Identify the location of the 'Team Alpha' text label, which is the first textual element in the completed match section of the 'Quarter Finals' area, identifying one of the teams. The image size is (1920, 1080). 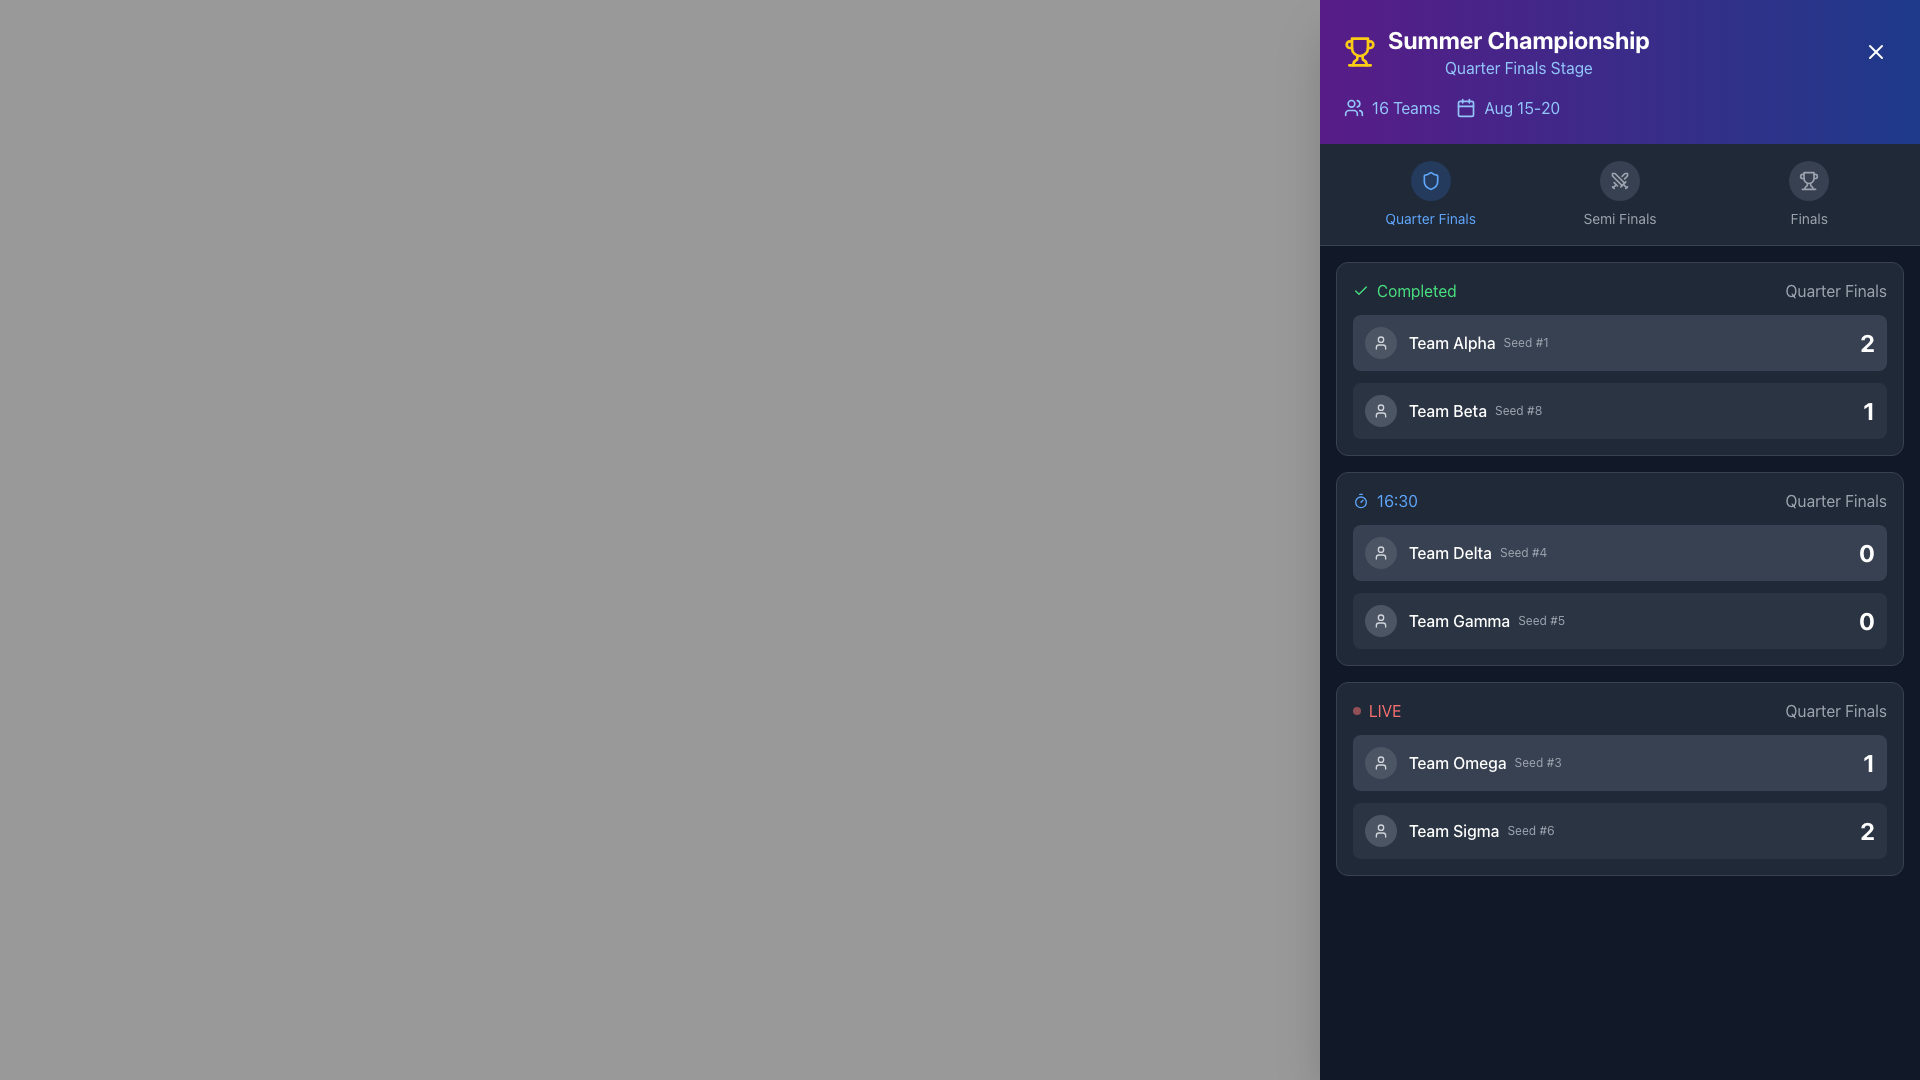
(1452, 342).